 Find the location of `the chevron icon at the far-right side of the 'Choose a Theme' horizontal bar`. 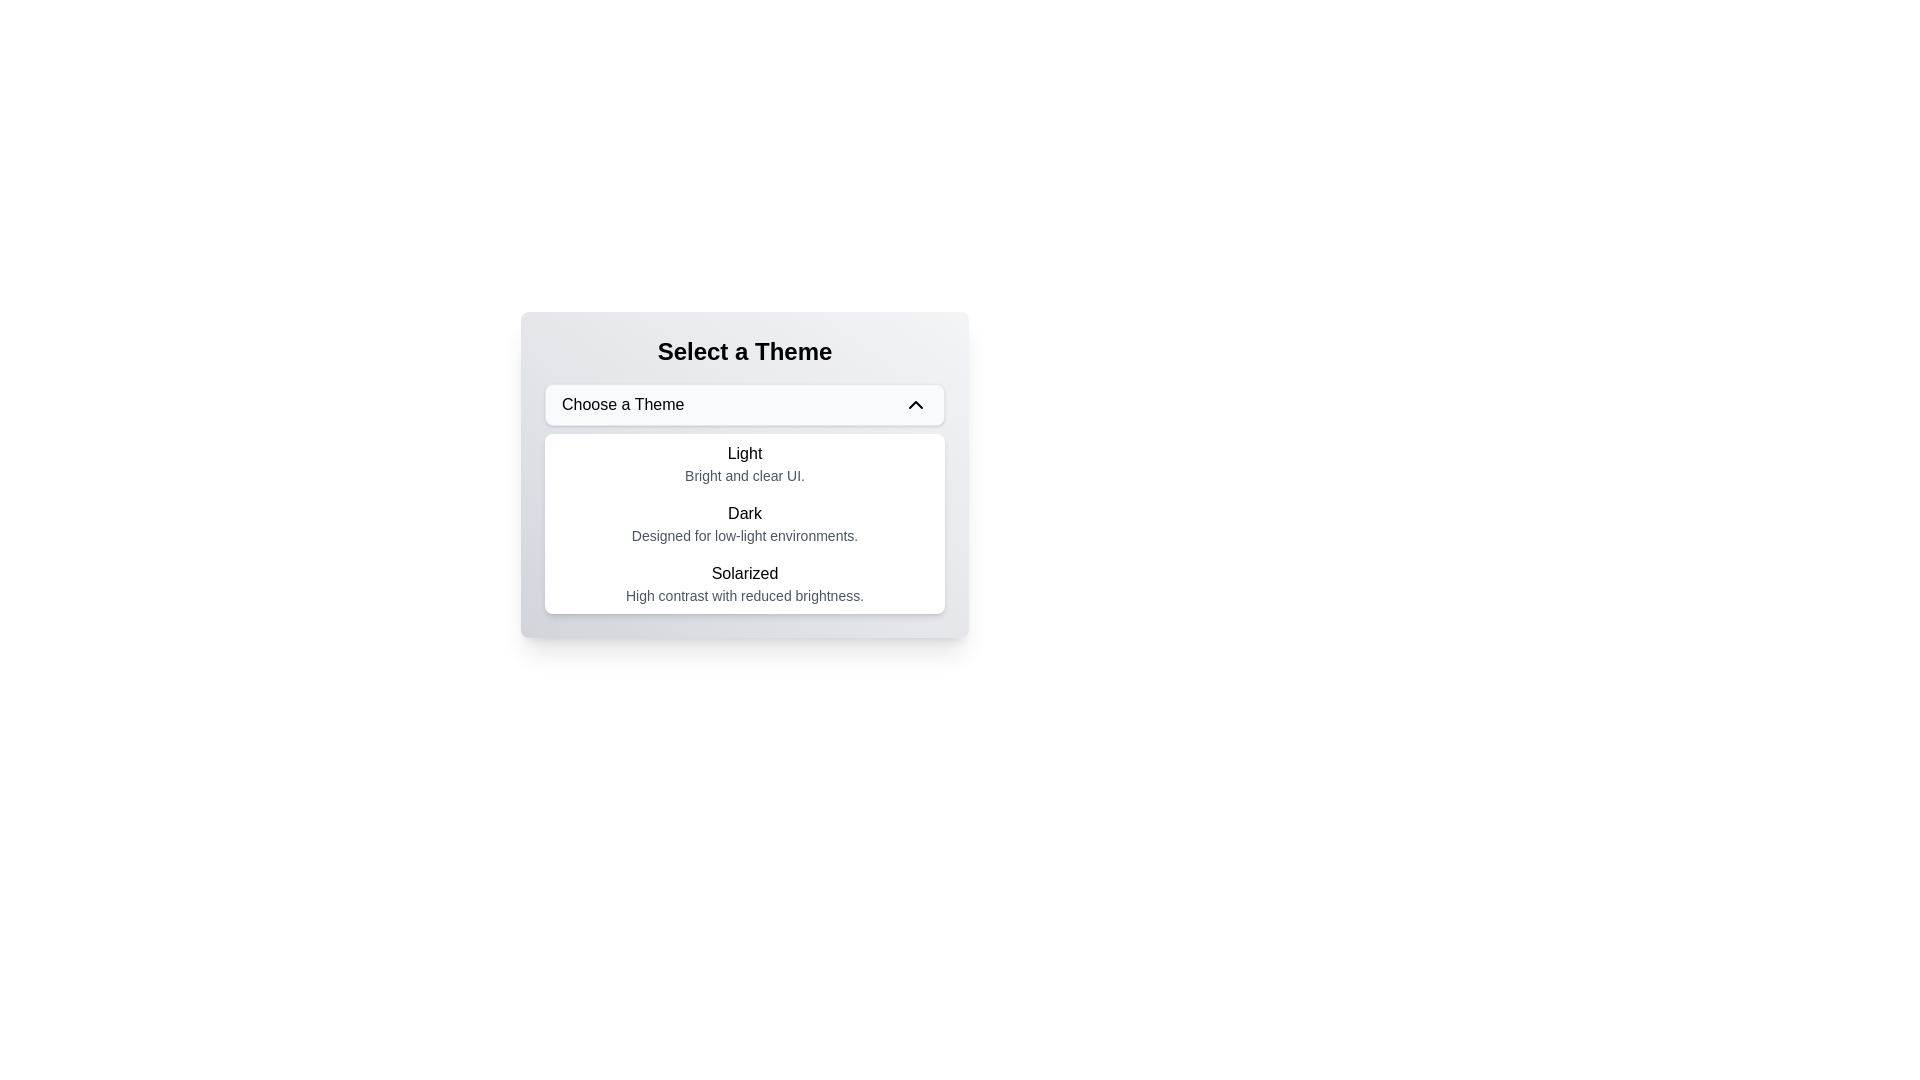

the chevron icon at the far-right side of the 'Choose a Theme' horizontal bar is located at coordinates (915, 405).